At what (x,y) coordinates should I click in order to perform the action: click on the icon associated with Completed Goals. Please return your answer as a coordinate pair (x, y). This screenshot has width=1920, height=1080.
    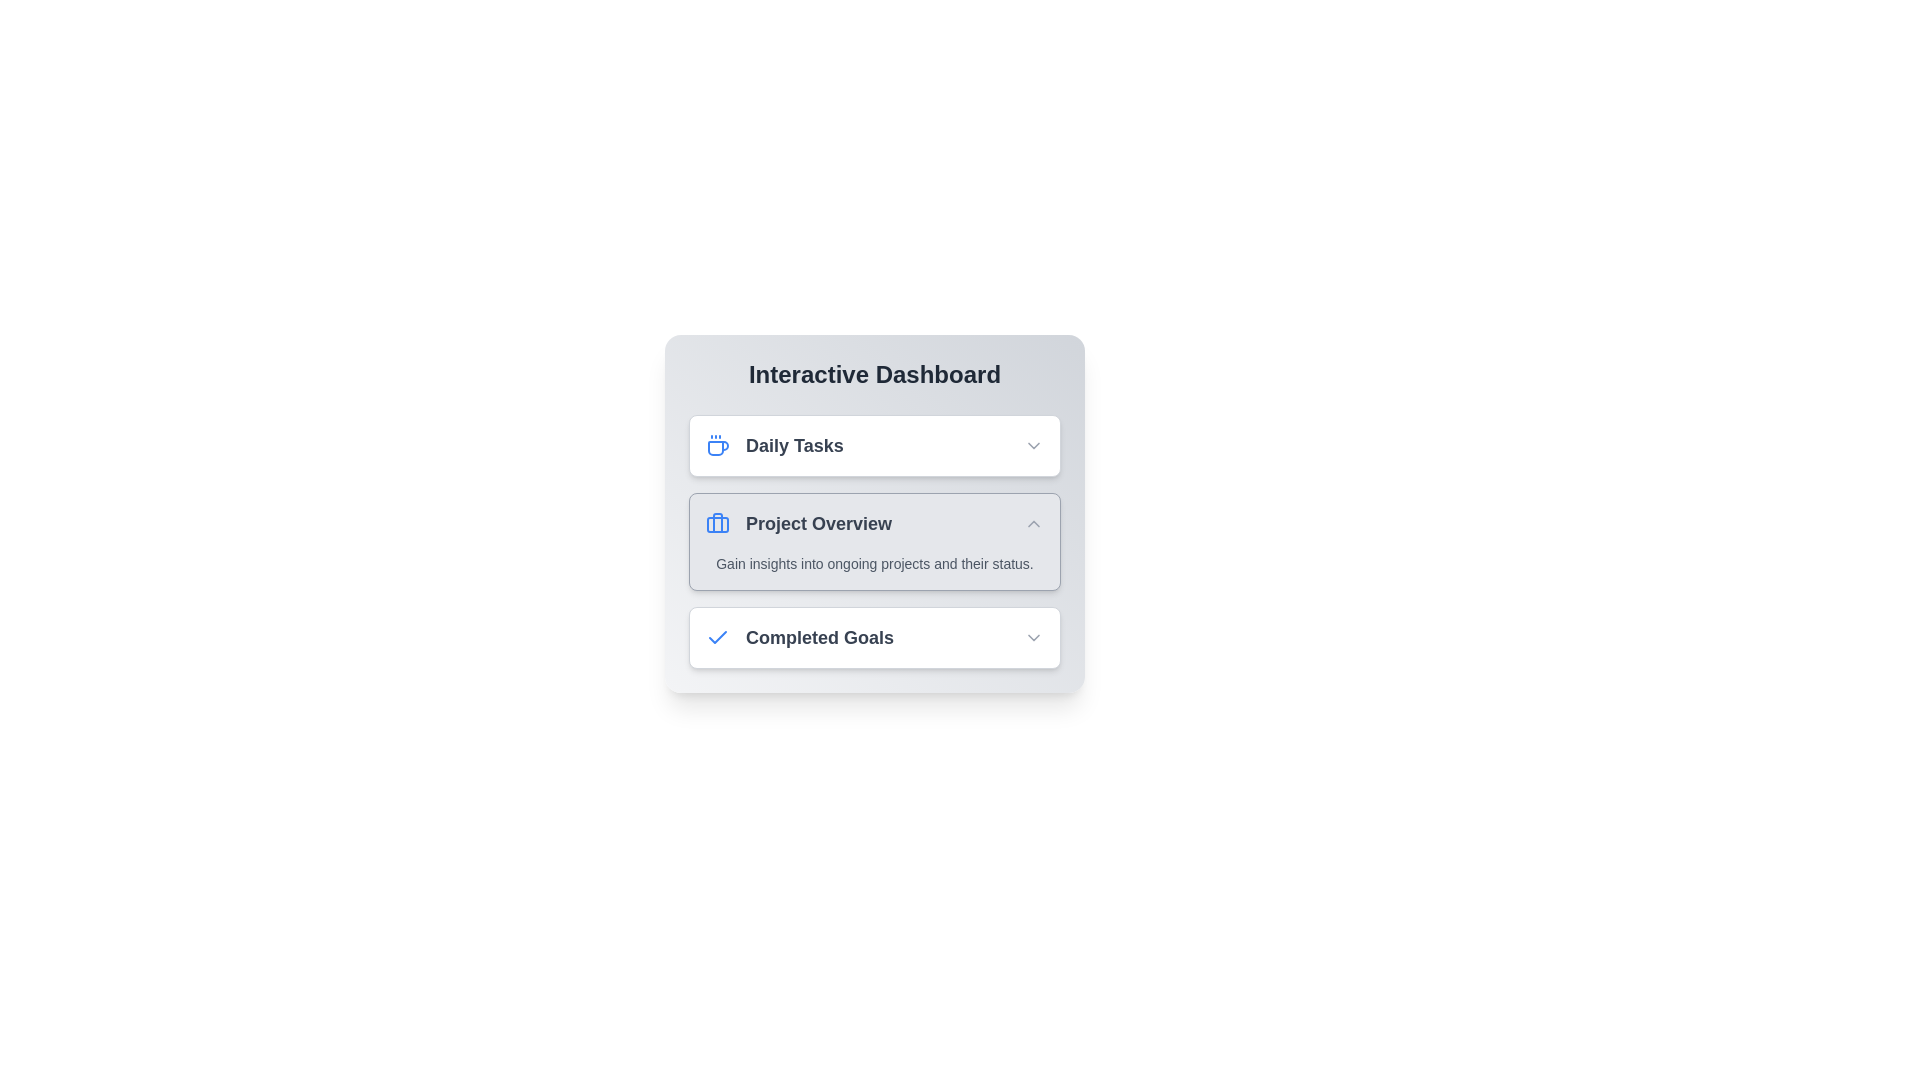
    Looking at the image, I should click on (718, 637).